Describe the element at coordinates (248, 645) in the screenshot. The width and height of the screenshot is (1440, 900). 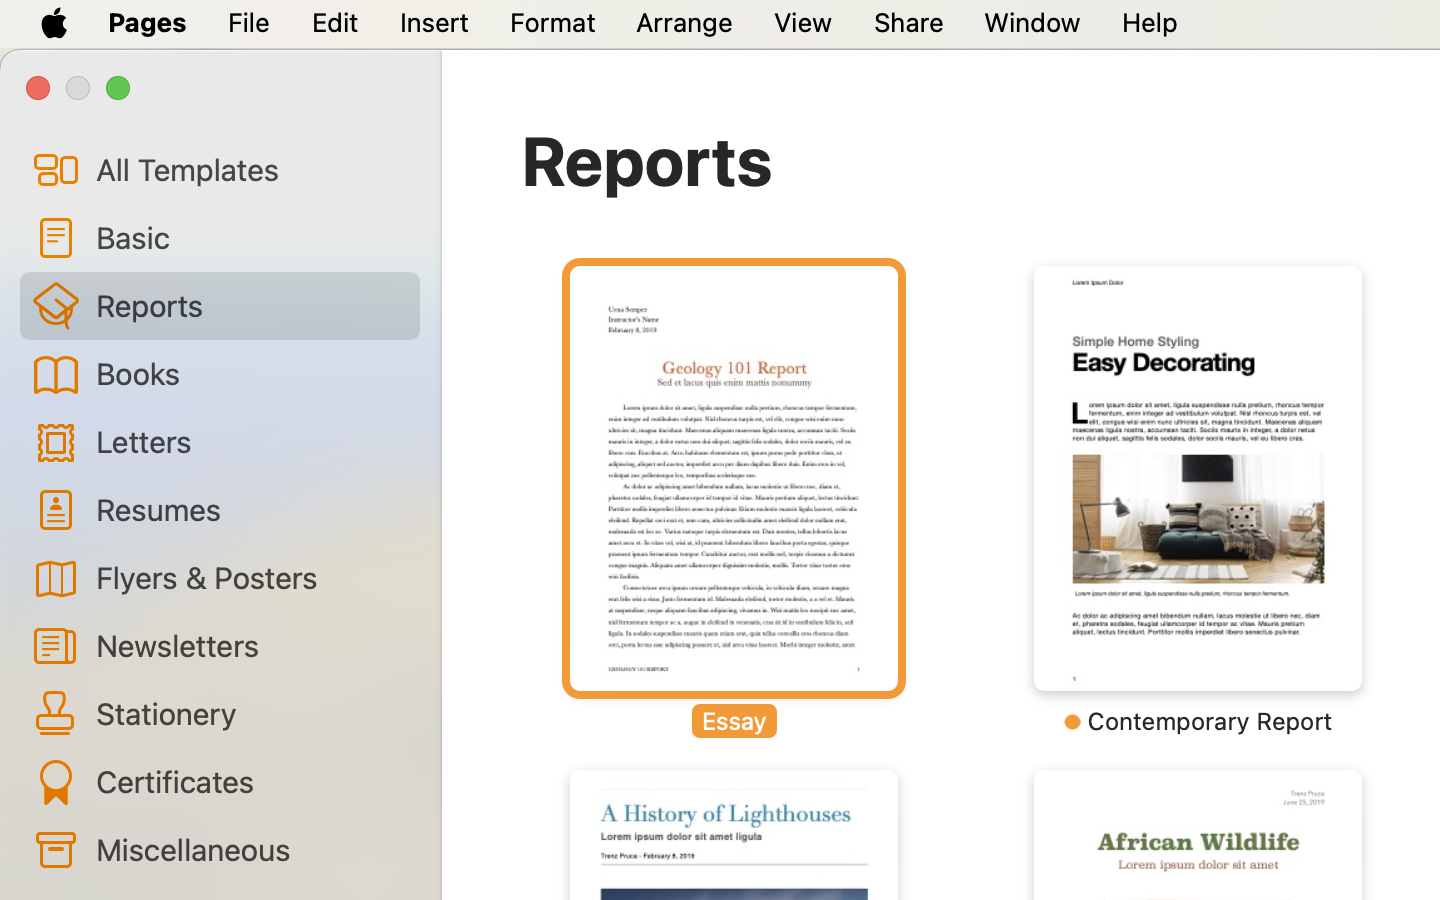
I see `'Newsletters'` at that location.